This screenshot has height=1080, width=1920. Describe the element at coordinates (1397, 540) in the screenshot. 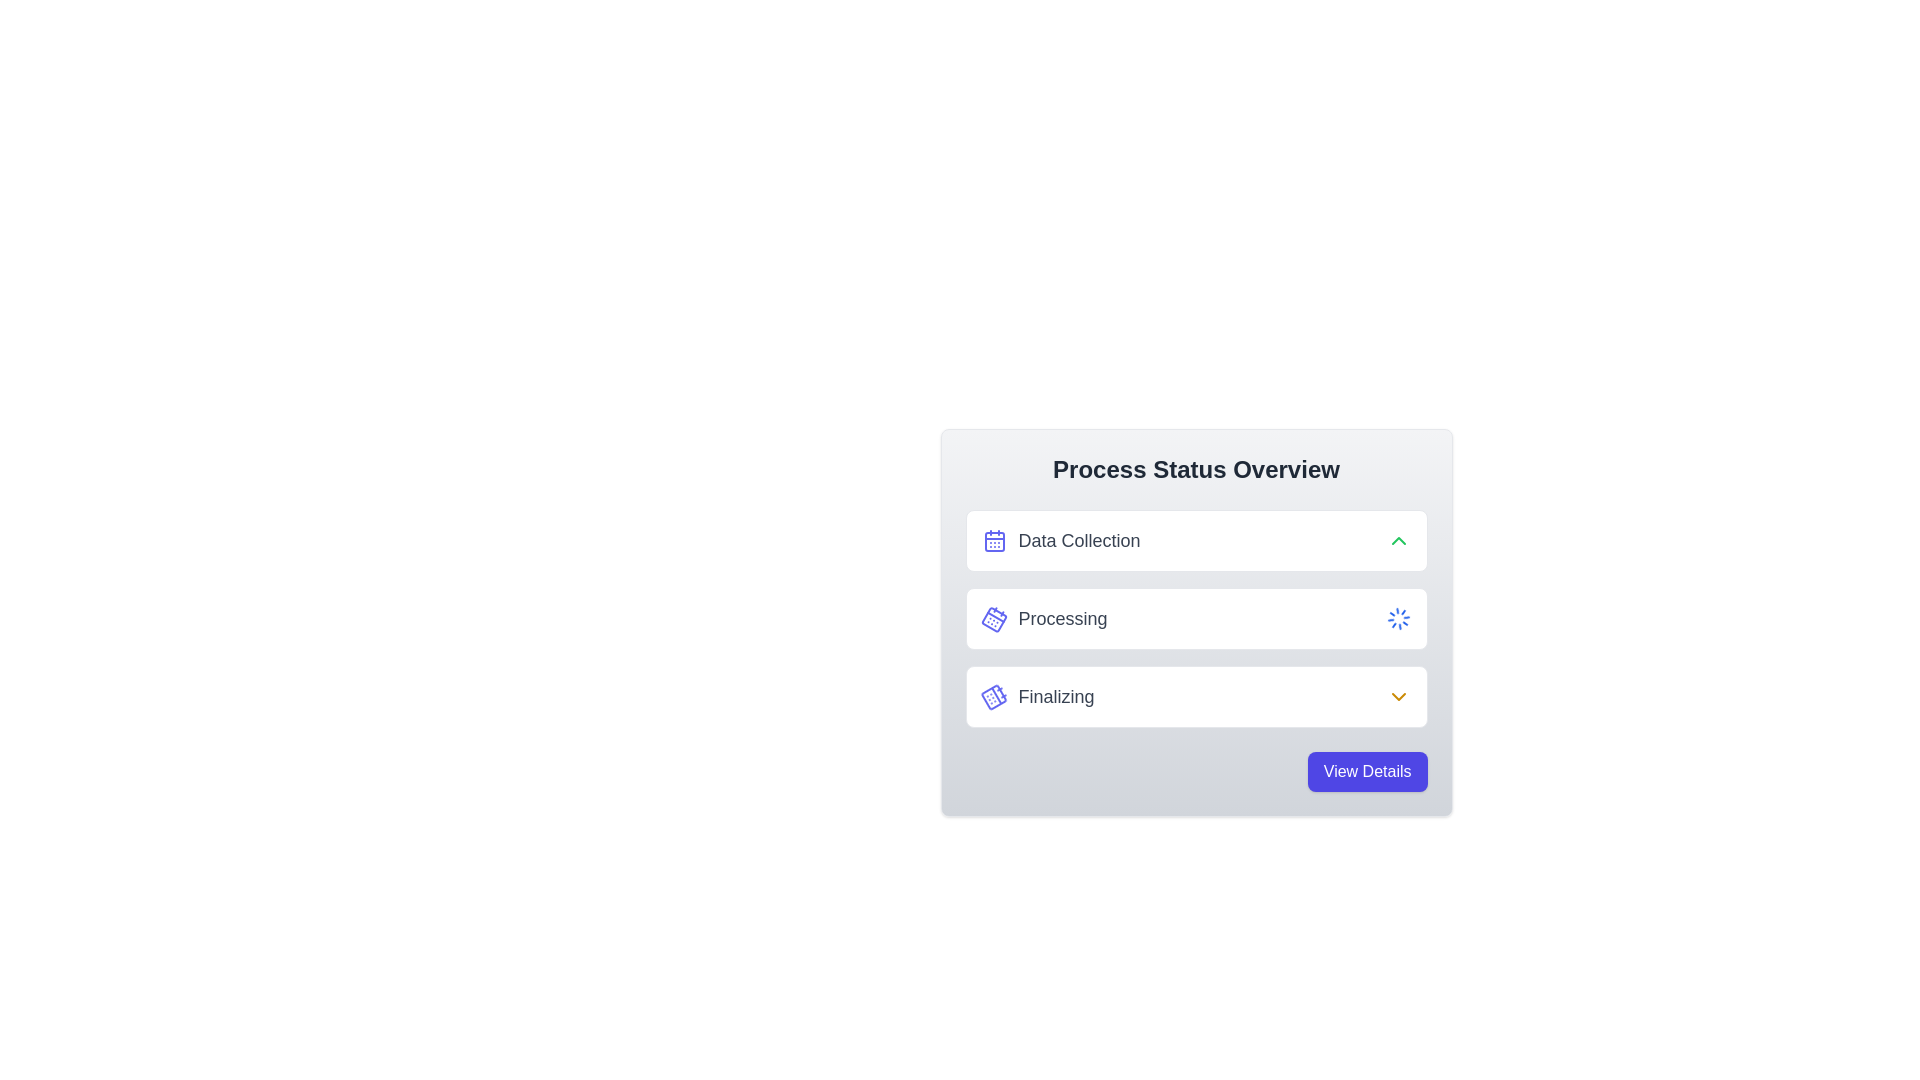

I see `the Chevron icon located to the right of the 'Data Collection' label` at that location.